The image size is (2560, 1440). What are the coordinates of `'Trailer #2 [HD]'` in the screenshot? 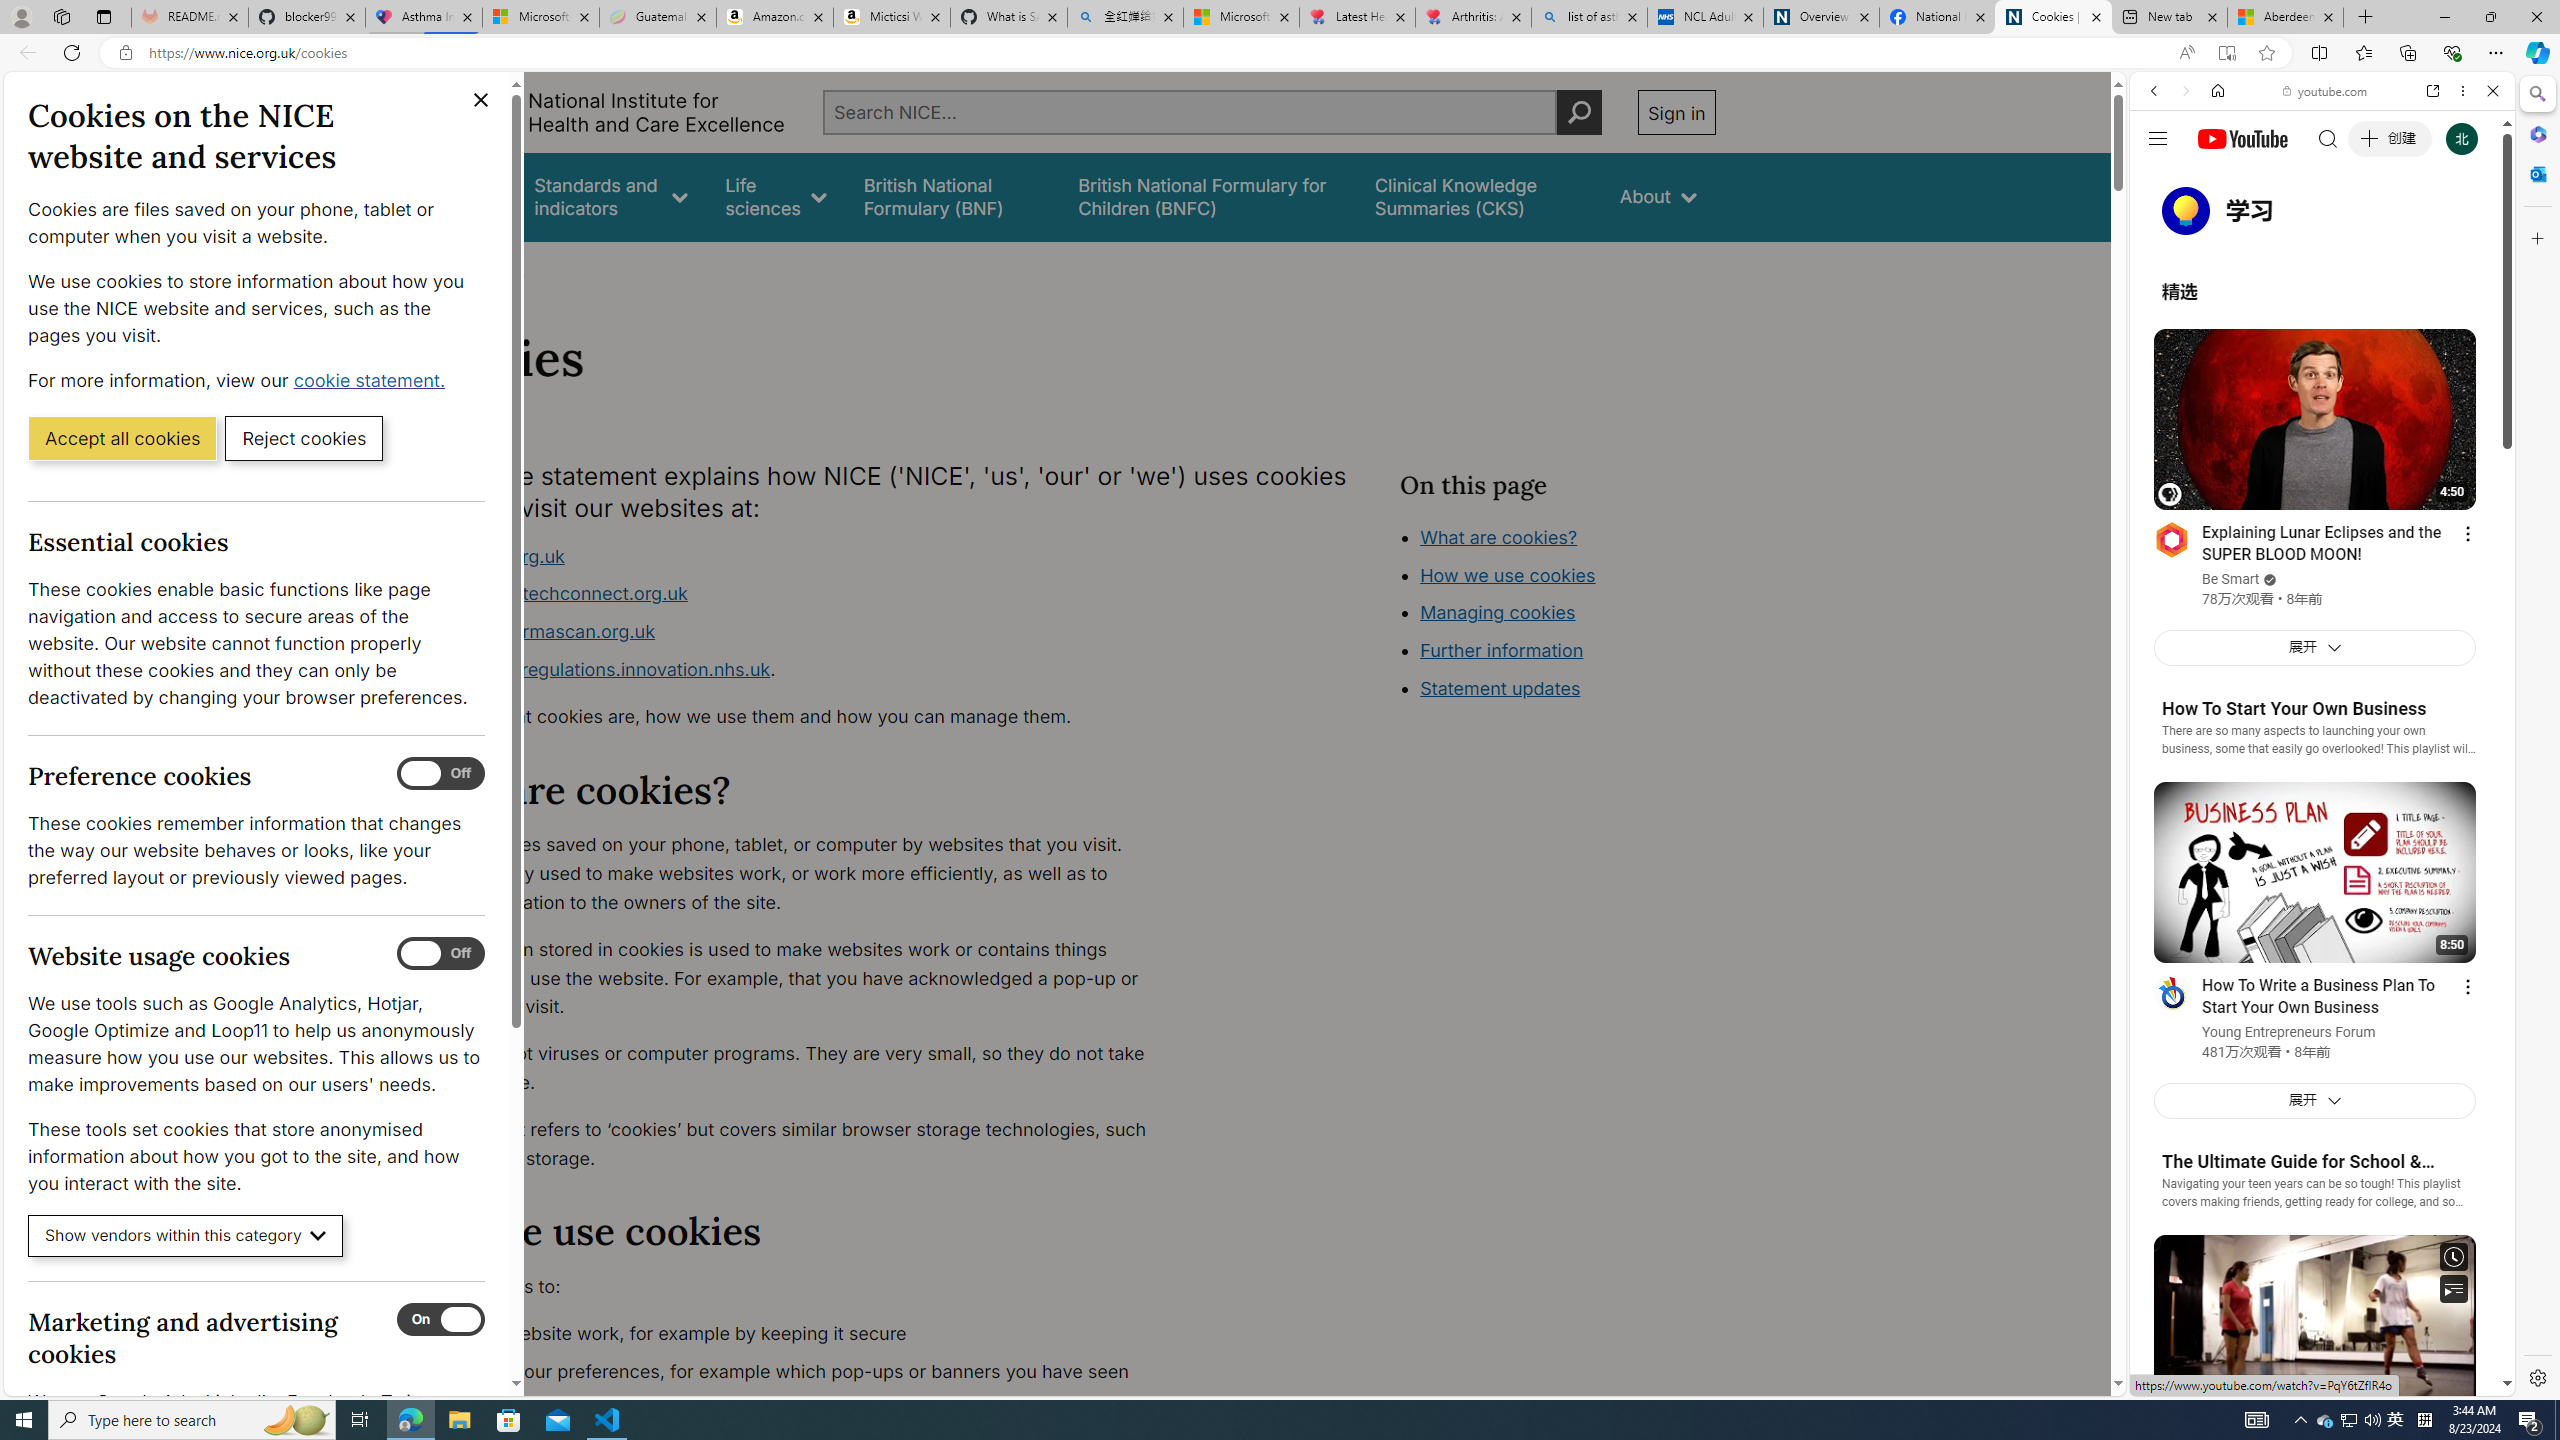 It's located at (2320, 591).